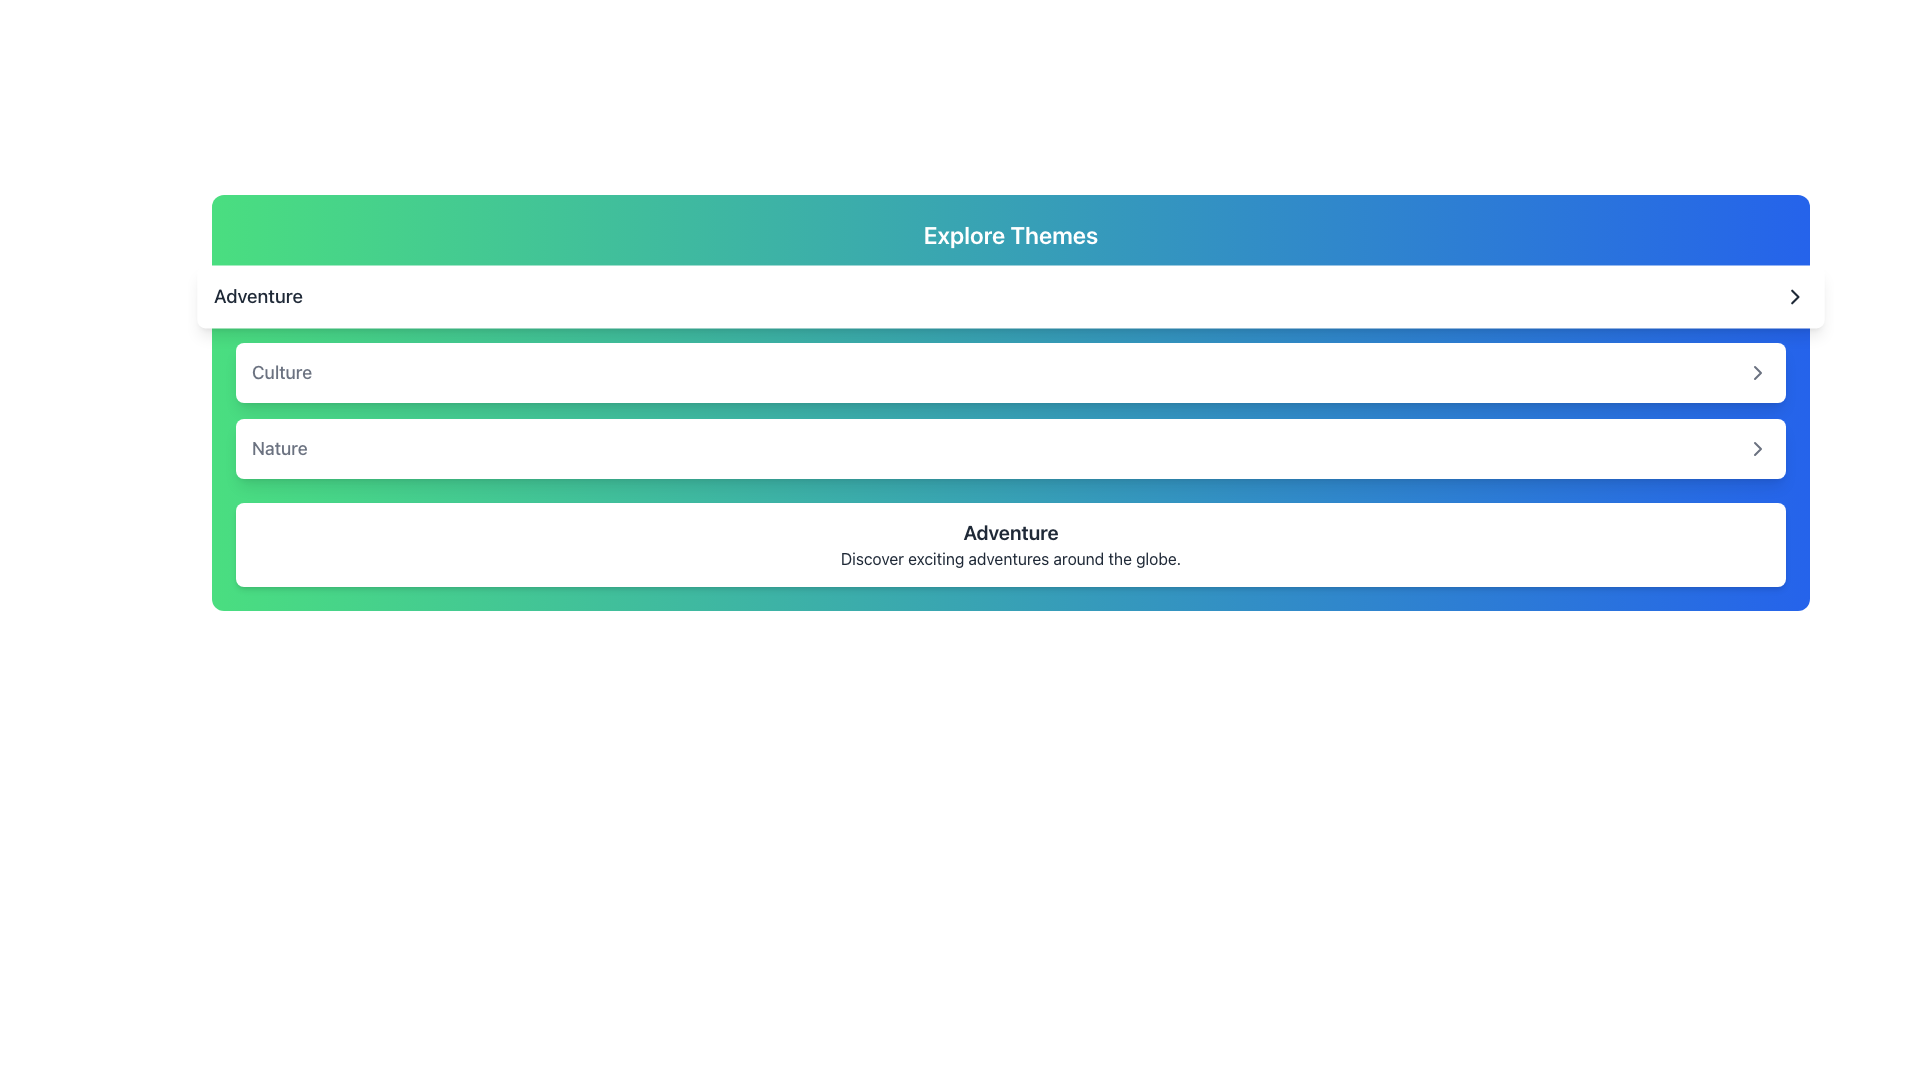 This screenshot has width=1920, height=1080. I want to click on the right-facing chevron arrow icon positioned at the far-right of the 'Adventure' white bar, so click(1795, 297).